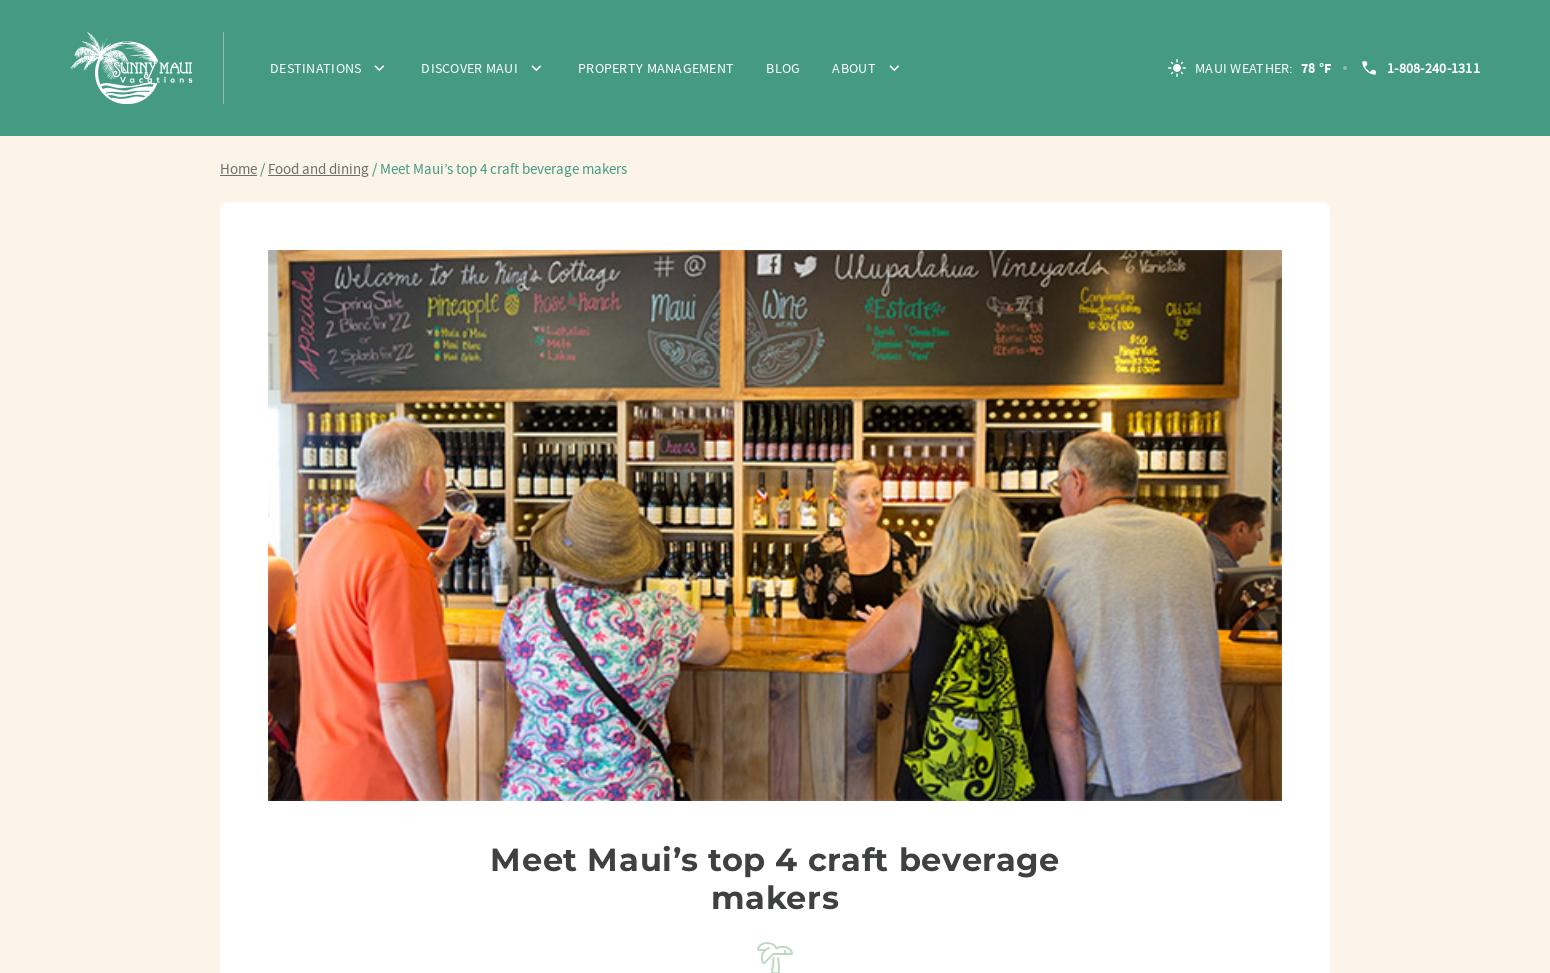 Image resolution: width=1550 pixels, height=973 pixels. Describe the element at coordinates (317, 169) in the screenshot. I see `'Food and dining'` at that location.